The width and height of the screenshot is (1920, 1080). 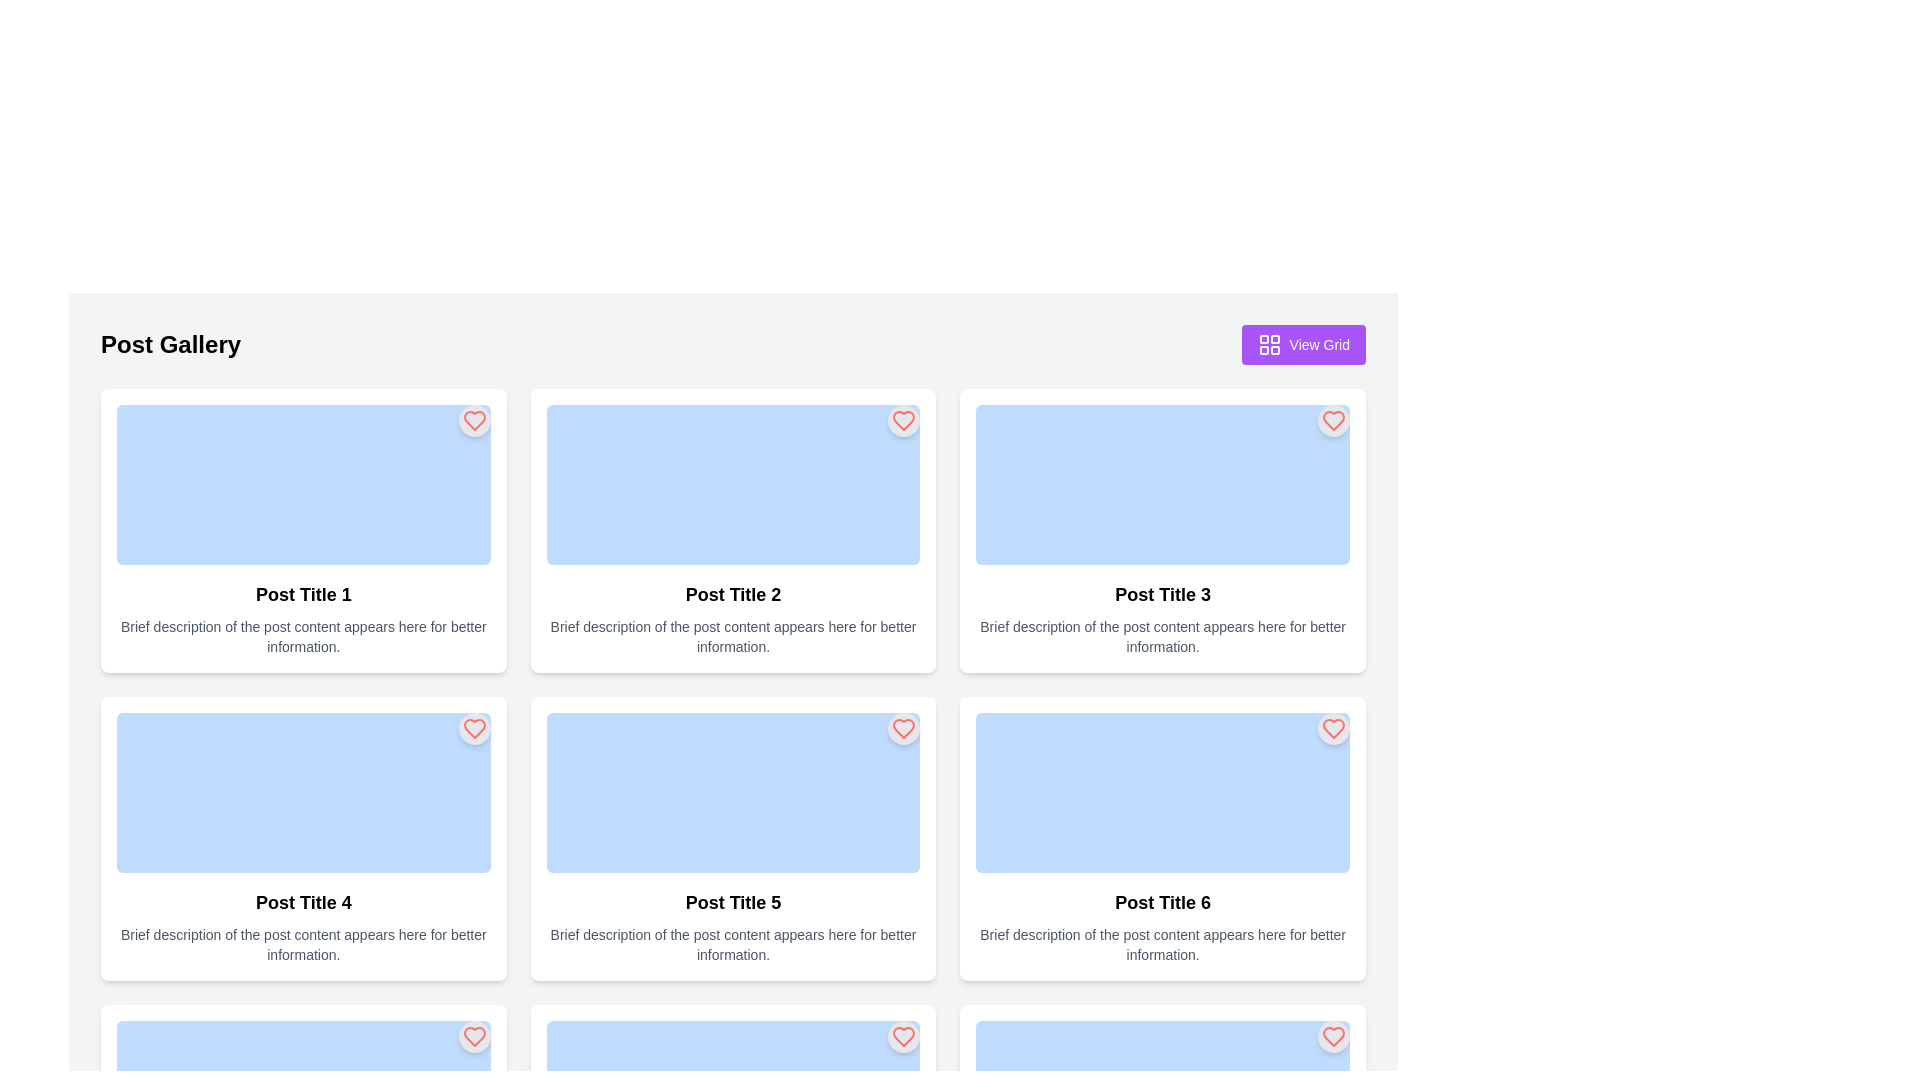 What do you see at coordinates (473, 419) in the screenshot?
I see `the heart-shaped icon located in the top-right corner of the panel for 'Post Title 1'` at bounding box center [473, 419].